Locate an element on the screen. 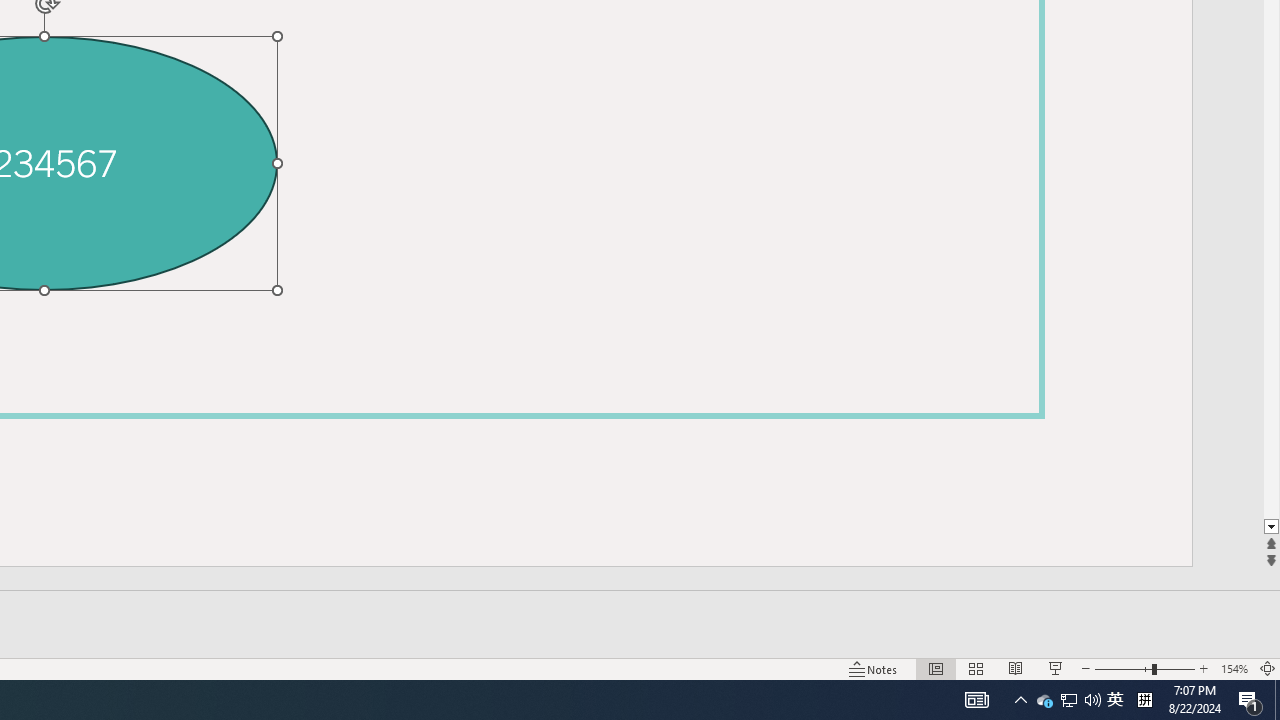 This screenshot has height=720, width=1280. 'Zoom 154%' is located at coordinates (1233, 669).